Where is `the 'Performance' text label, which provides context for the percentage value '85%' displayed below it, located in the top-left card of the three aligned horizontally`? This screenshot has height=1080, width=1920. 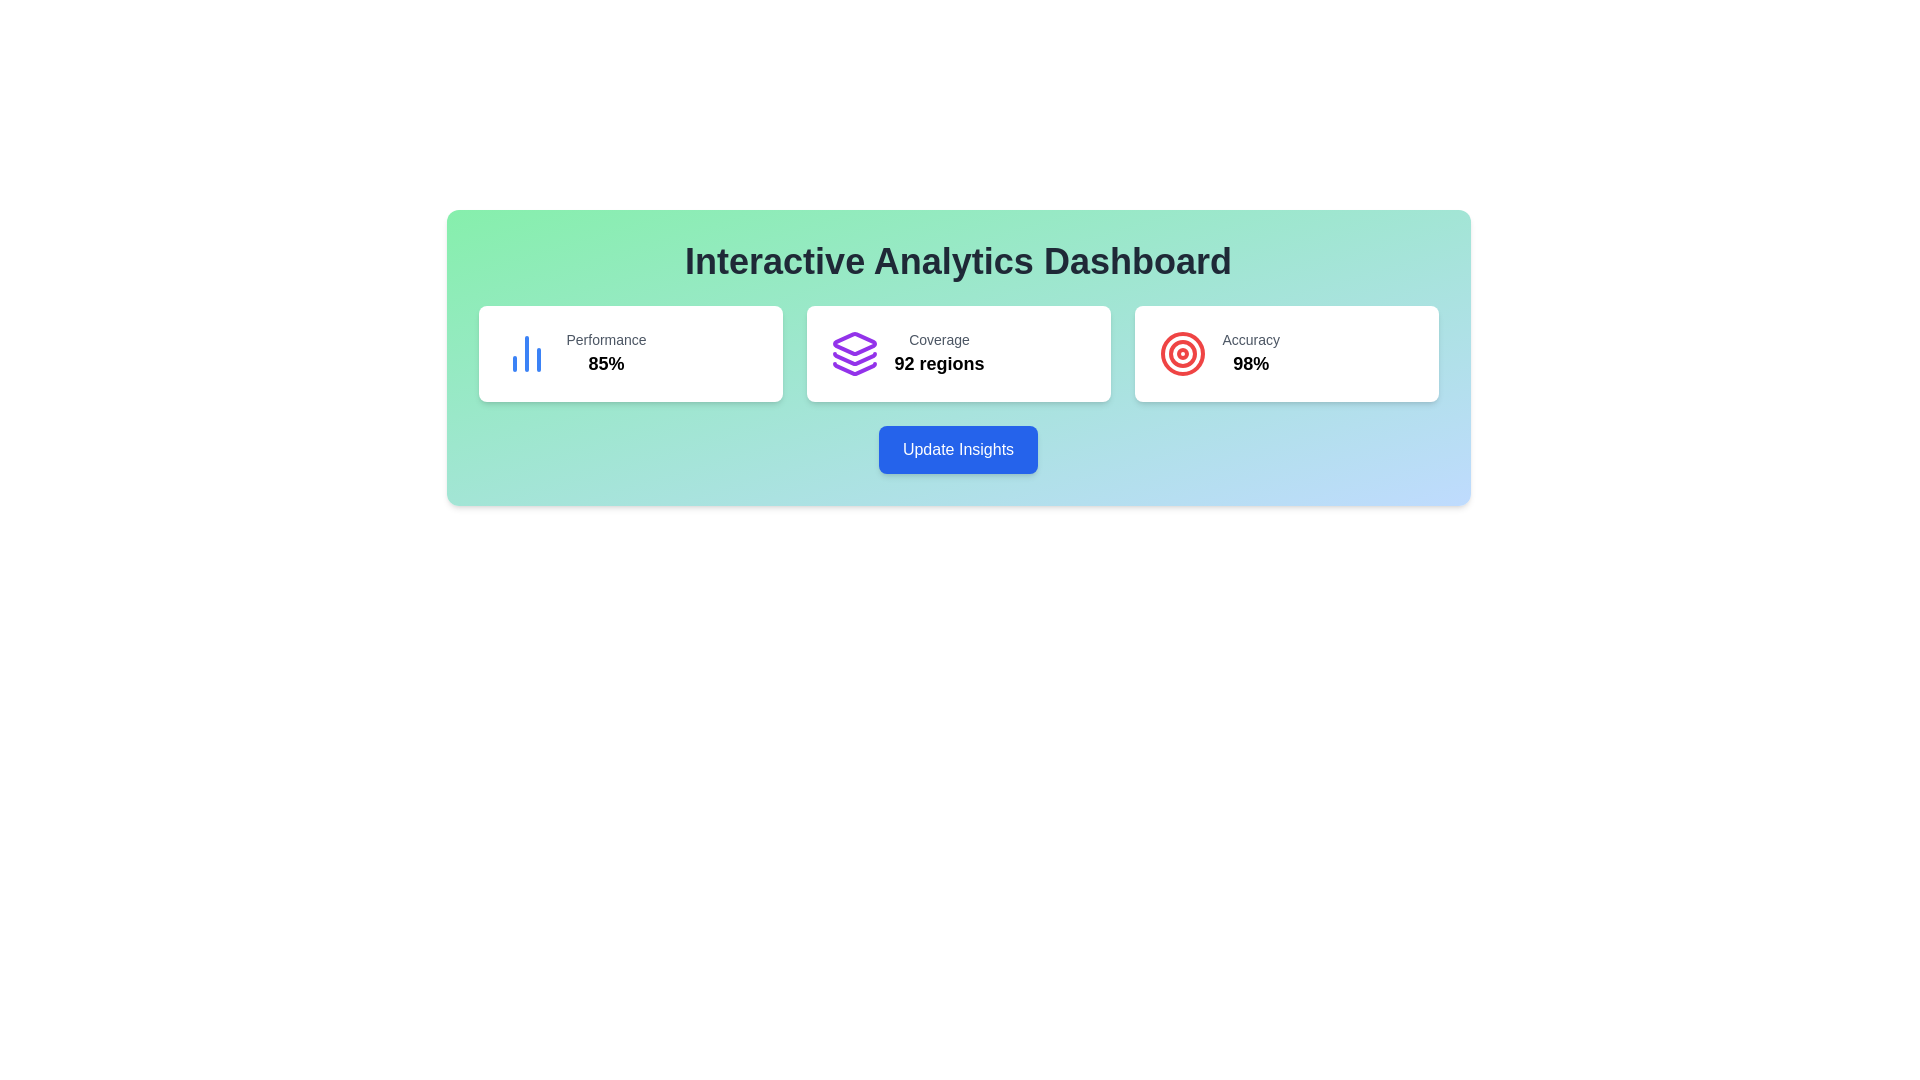
the 'Performance' text label, which provides context for the percentage value '85%' displayed below it, located in the top-left card of the three aligned horizontally is located at coordinates (605, 338).